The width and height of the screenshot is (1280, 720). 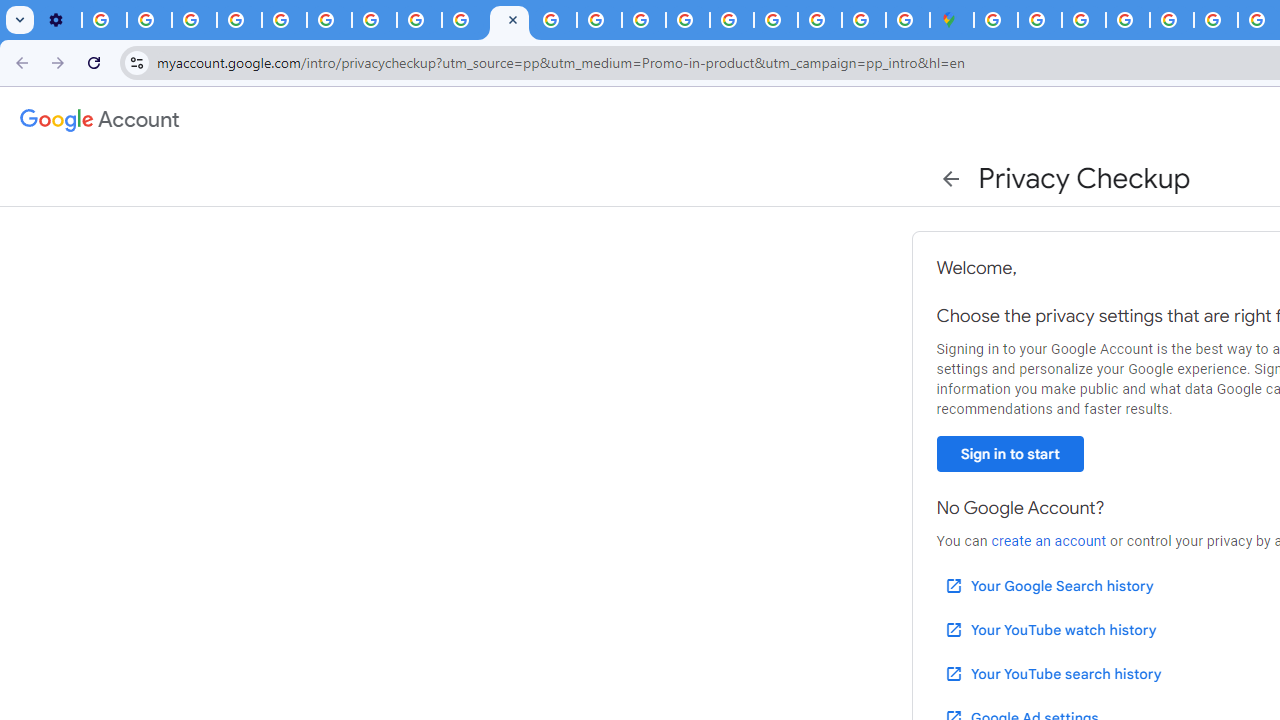 I want to click on 'Your YouTube search history', so click(x=1051, y=673).